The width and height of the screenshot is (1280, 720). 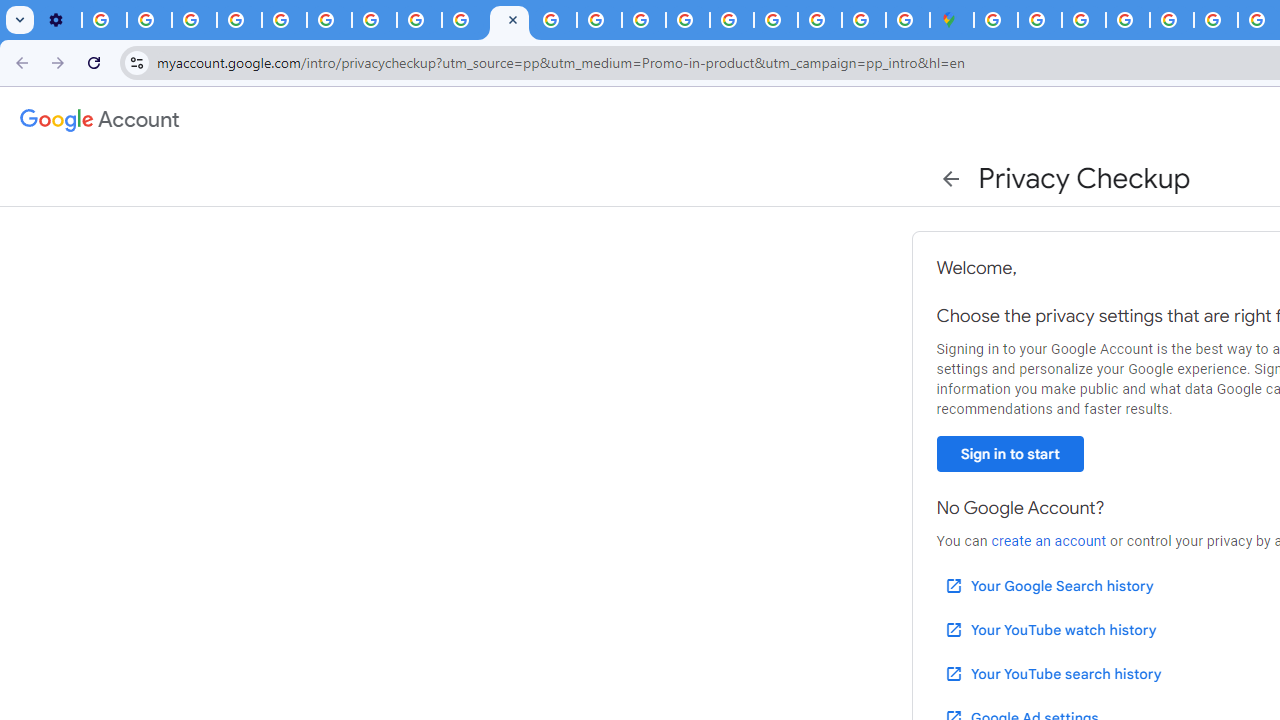 I want to click on 'Your YouTube search history', so click(x=1051, y=673).